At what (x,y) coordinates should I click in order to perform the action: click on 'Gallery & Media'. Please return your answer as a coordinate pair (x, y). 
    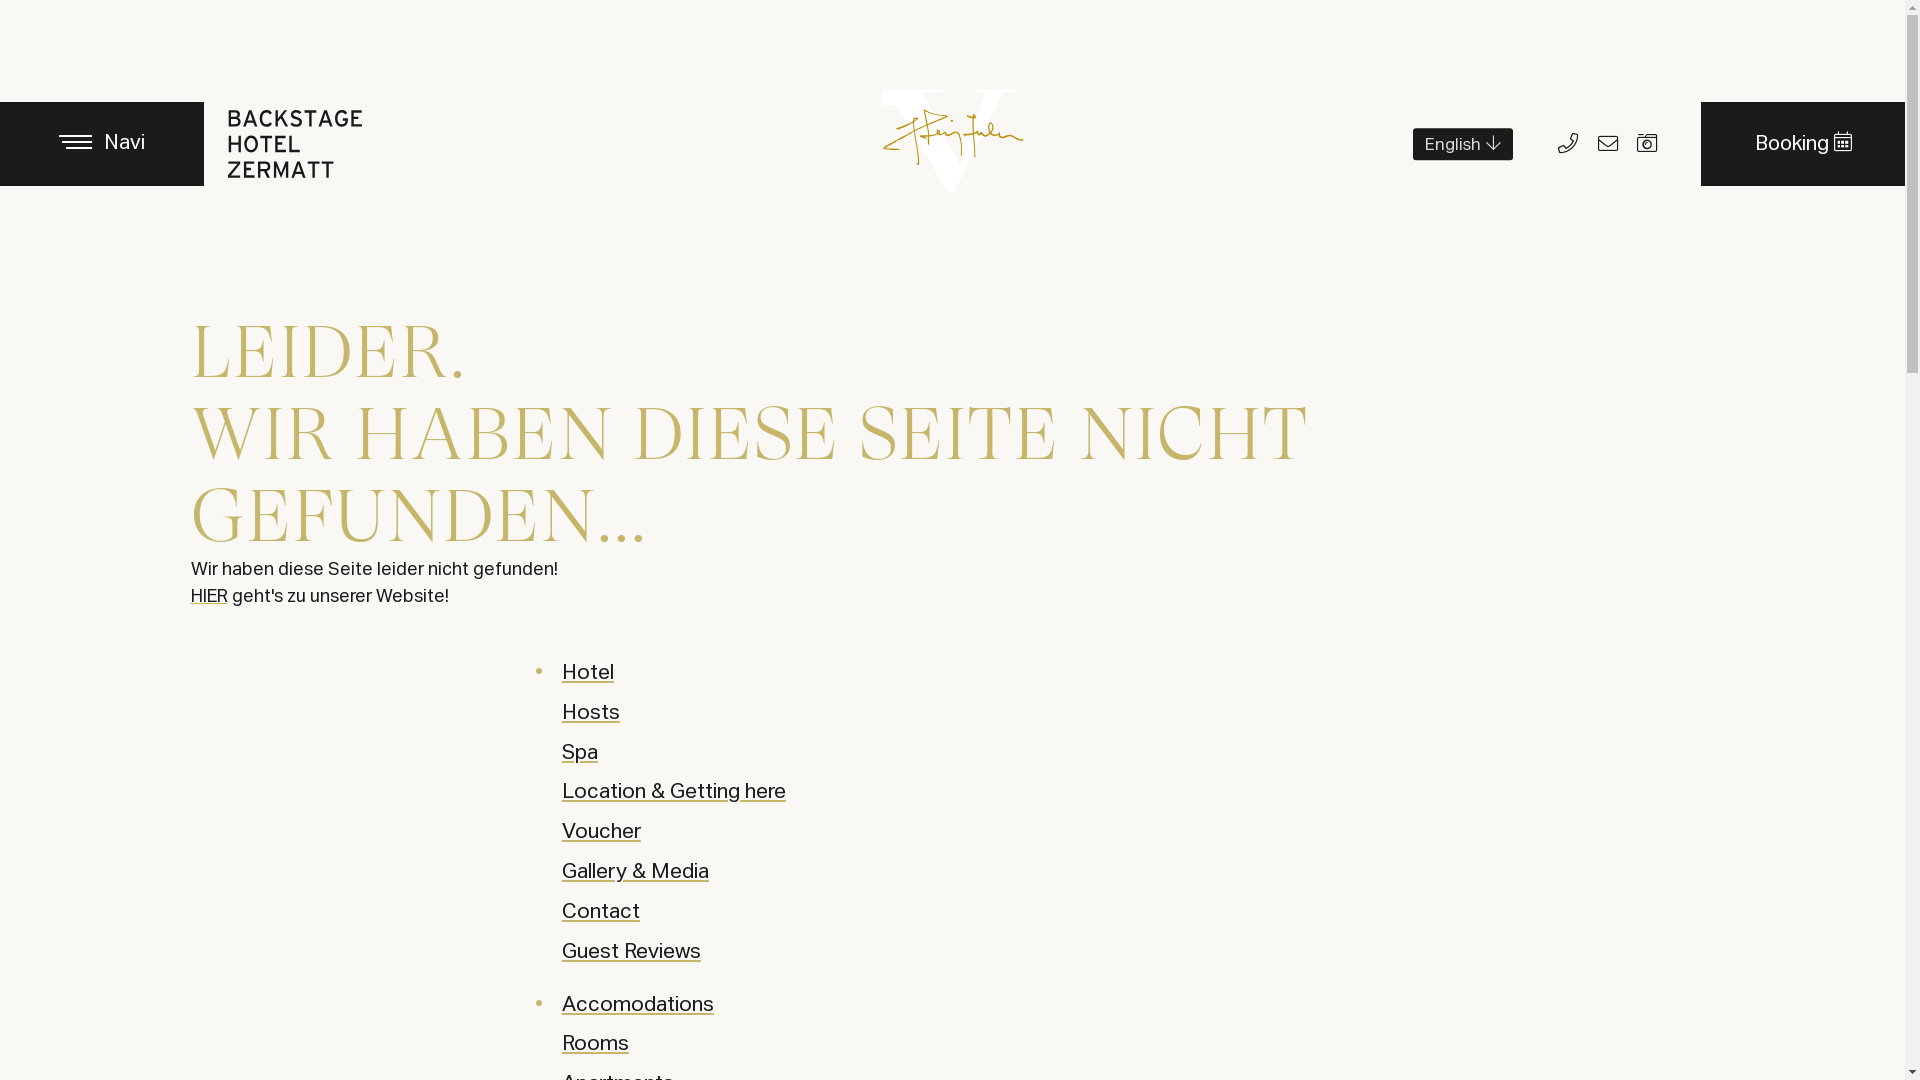
    Looking at the image, I should click on (560, 871).